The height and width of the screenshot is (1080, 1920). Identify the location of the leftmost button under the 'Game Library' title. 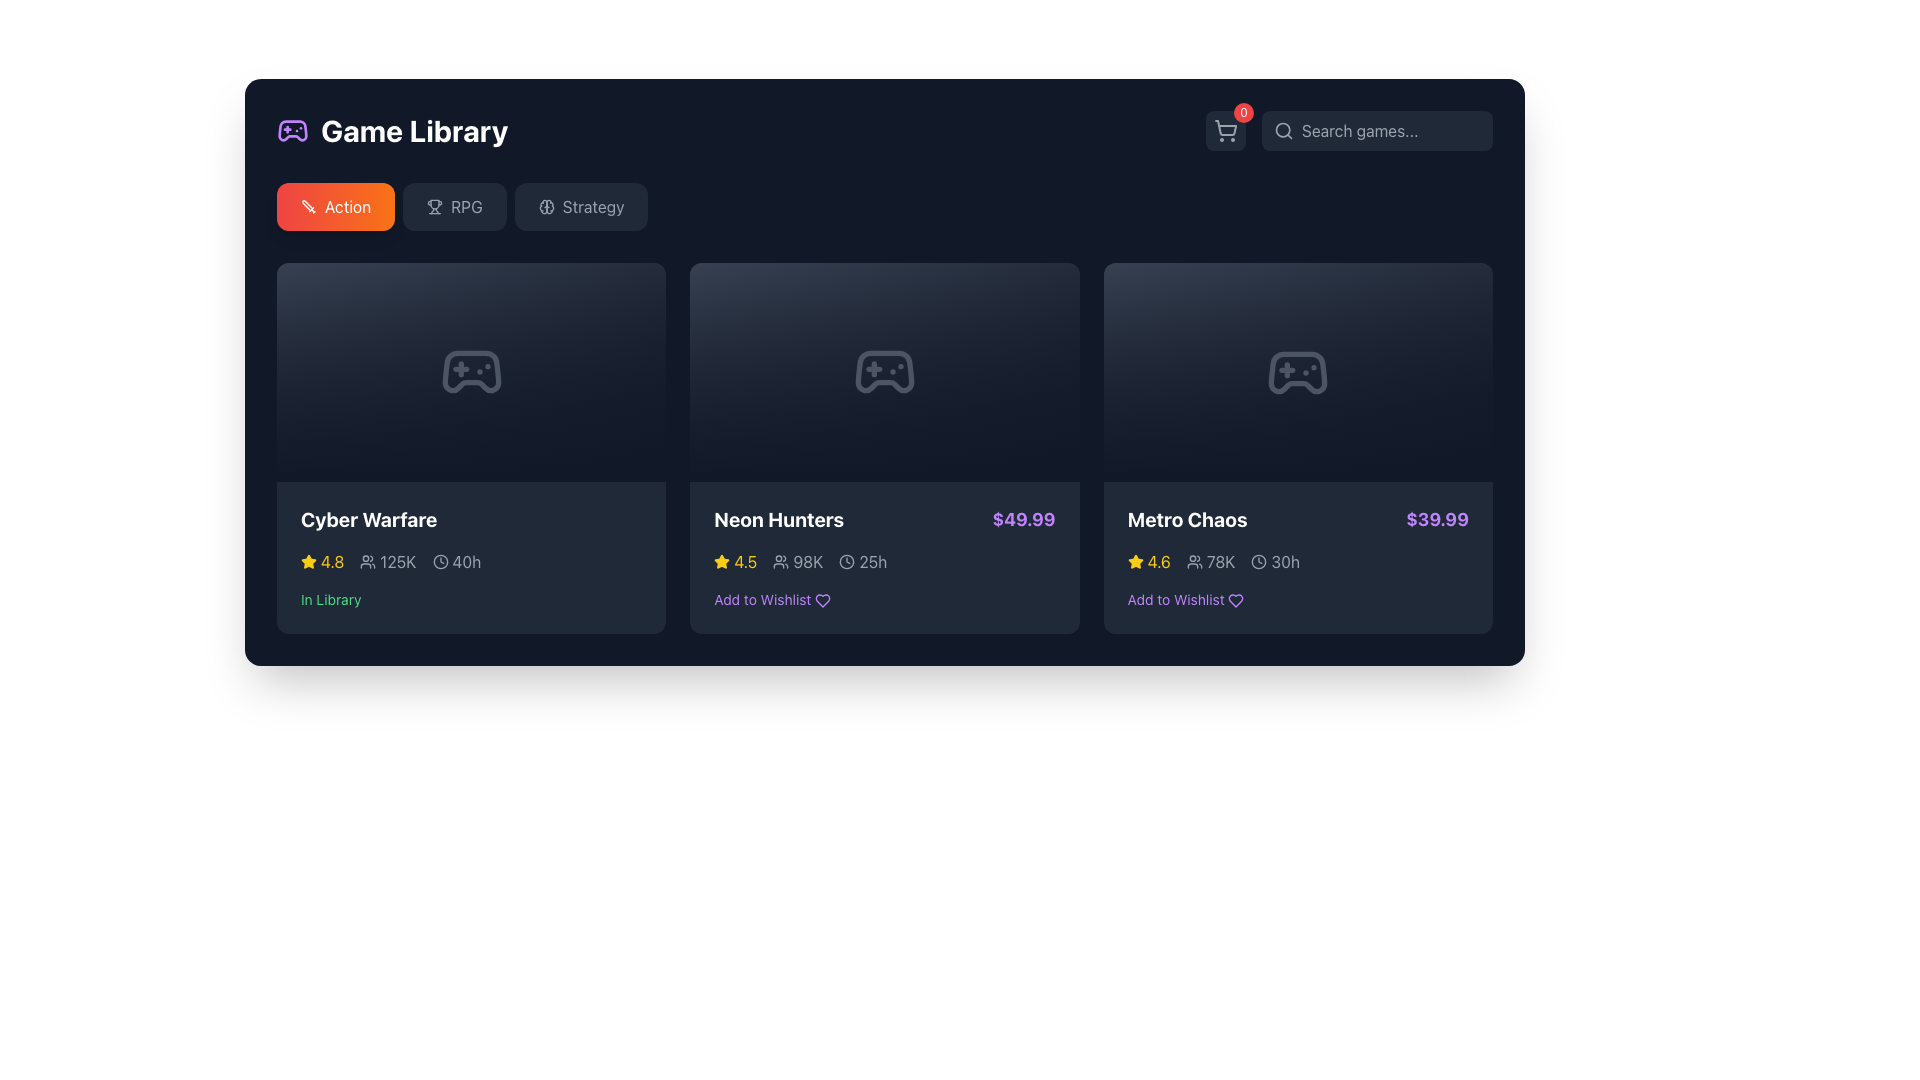
(336, 207).